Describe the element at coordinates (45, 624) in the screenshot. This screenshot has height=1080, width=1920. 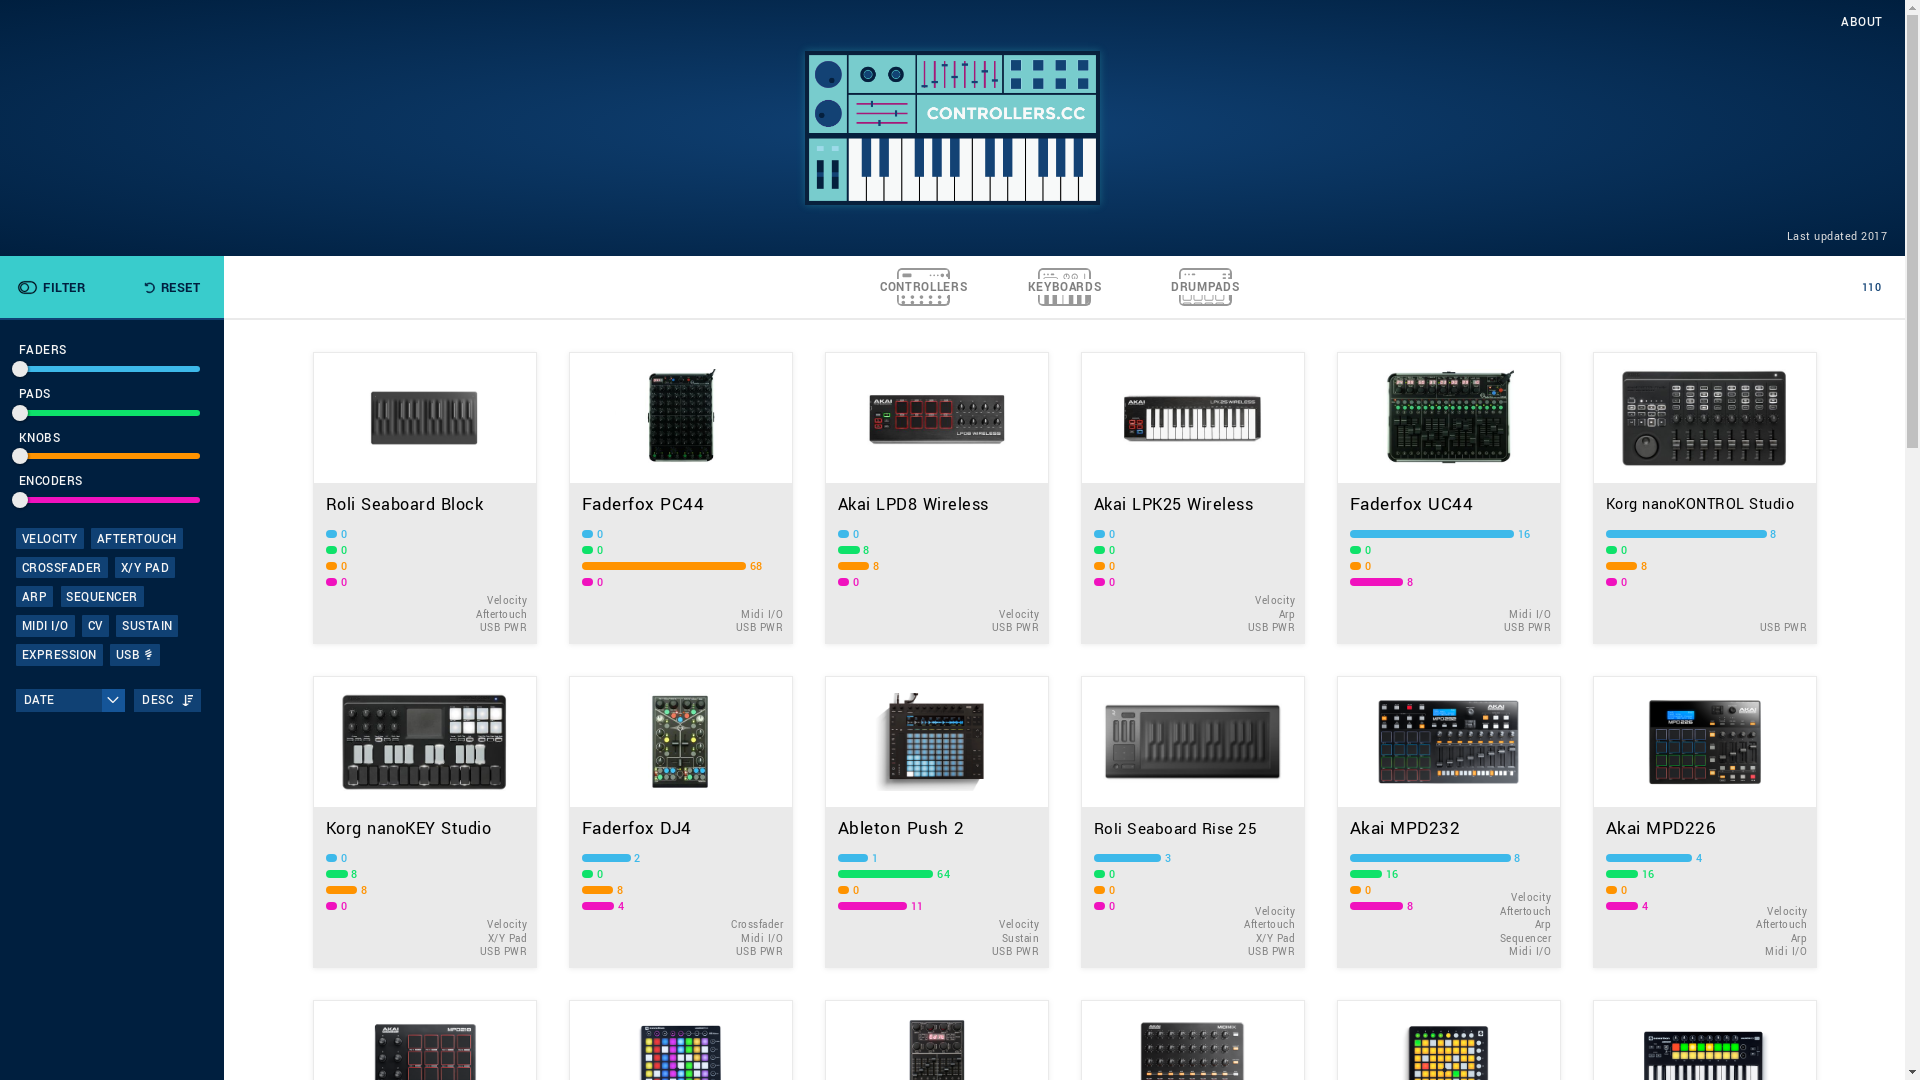
I see `'MIDI I/O'` at that location.